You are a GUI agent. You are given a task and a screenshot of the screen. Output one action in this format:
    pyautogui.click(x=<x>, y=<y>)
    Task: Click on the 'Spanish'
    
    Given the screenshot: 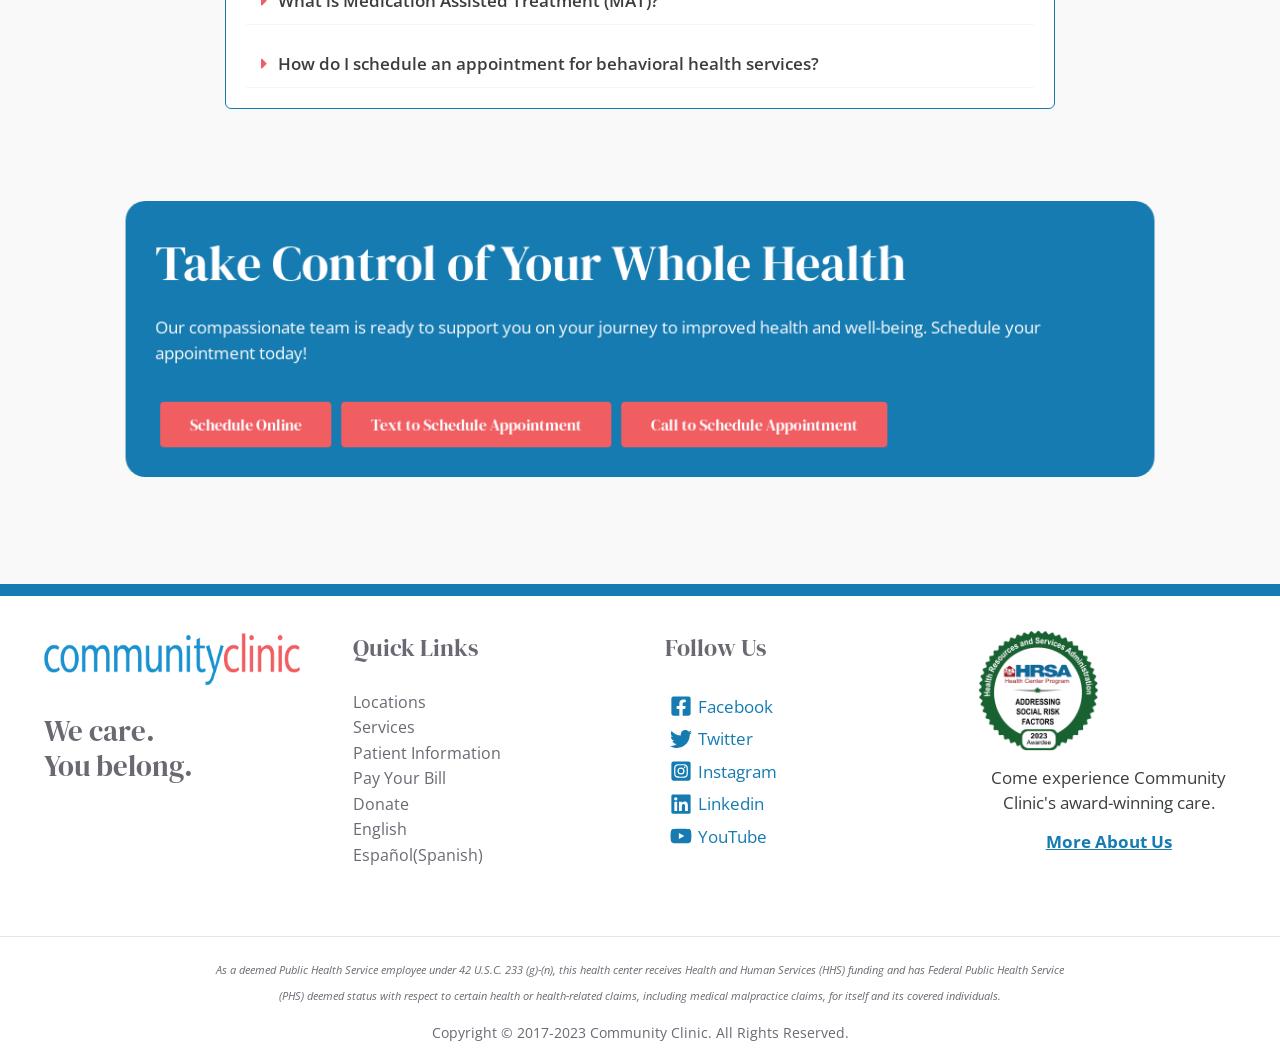 What is the action you would take?
    pyautogui.click(x=445, y=852)
    